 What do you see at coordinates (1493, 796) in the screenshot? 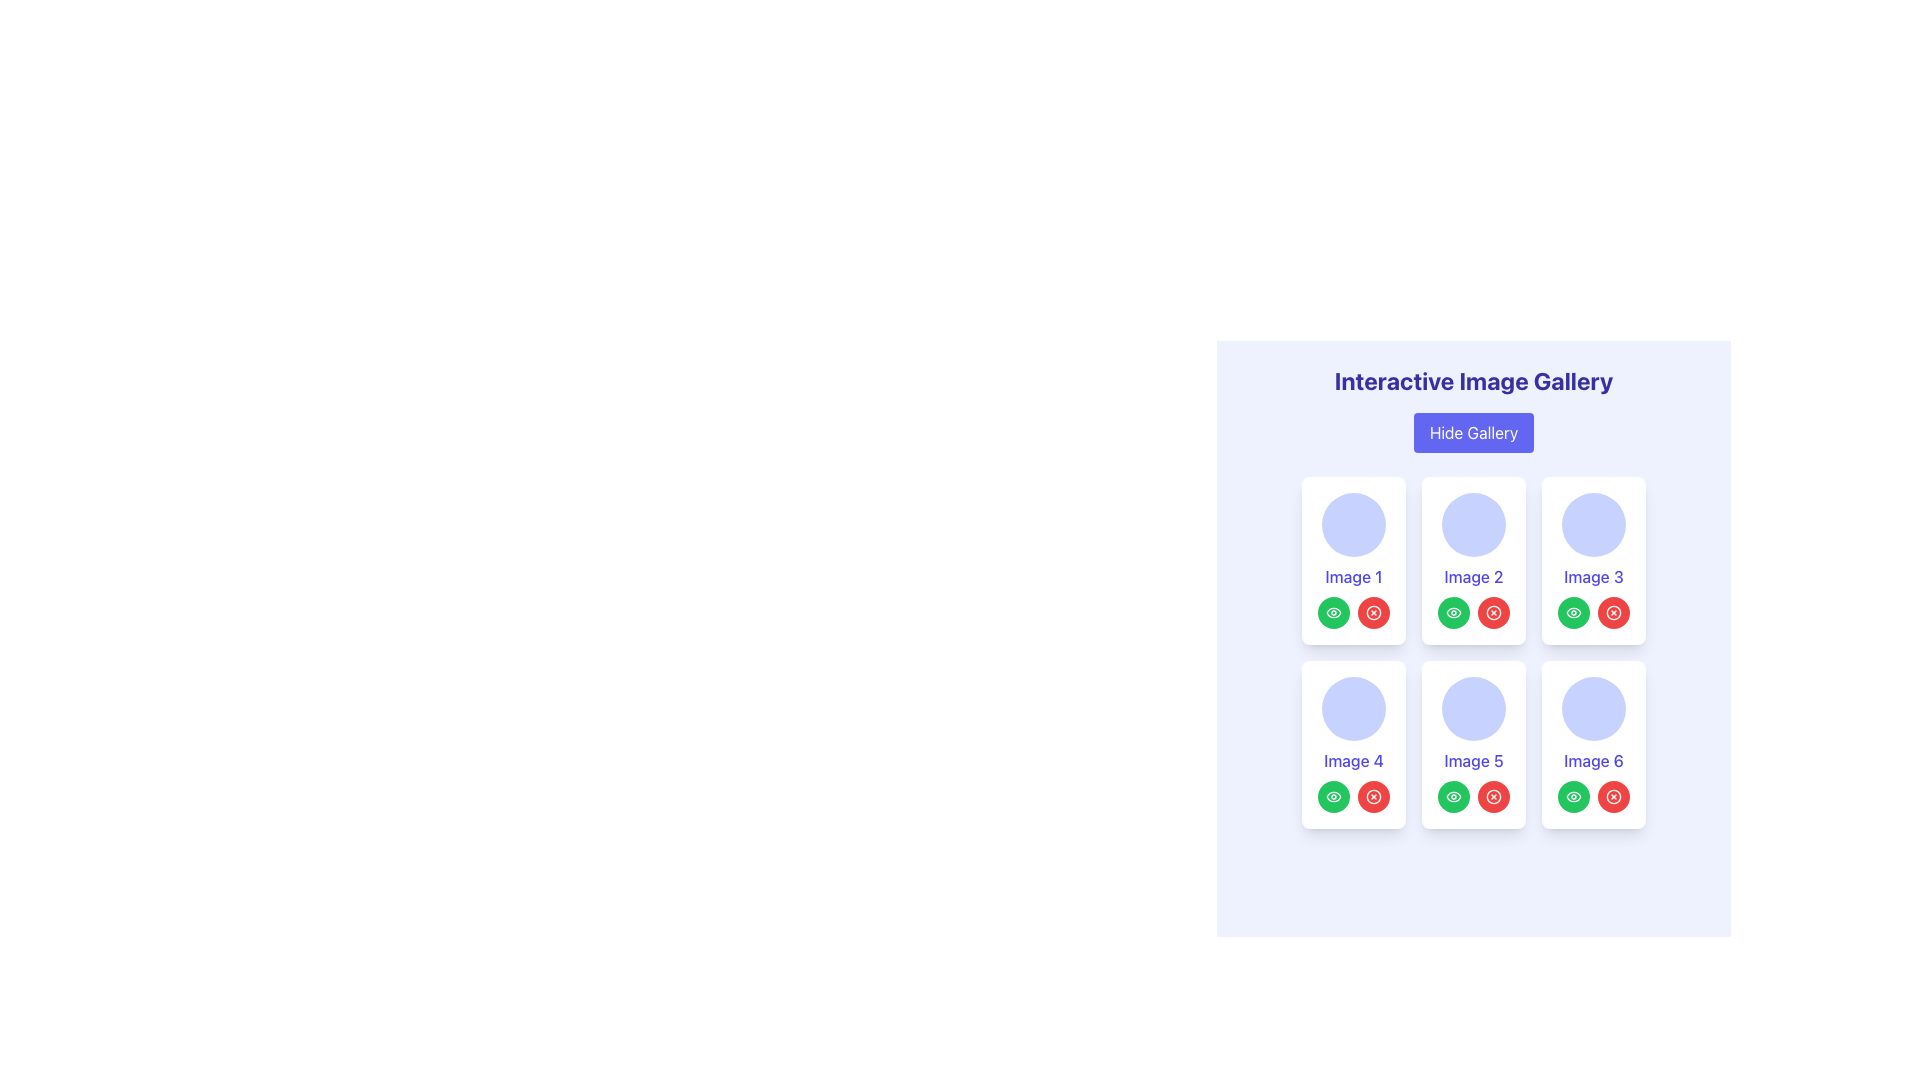
I see `the red delete button with a cross icon located in the bottom section of the card labeled 'Image 5' to initiate a delete or remove action` at bounding box center [1493, 796].